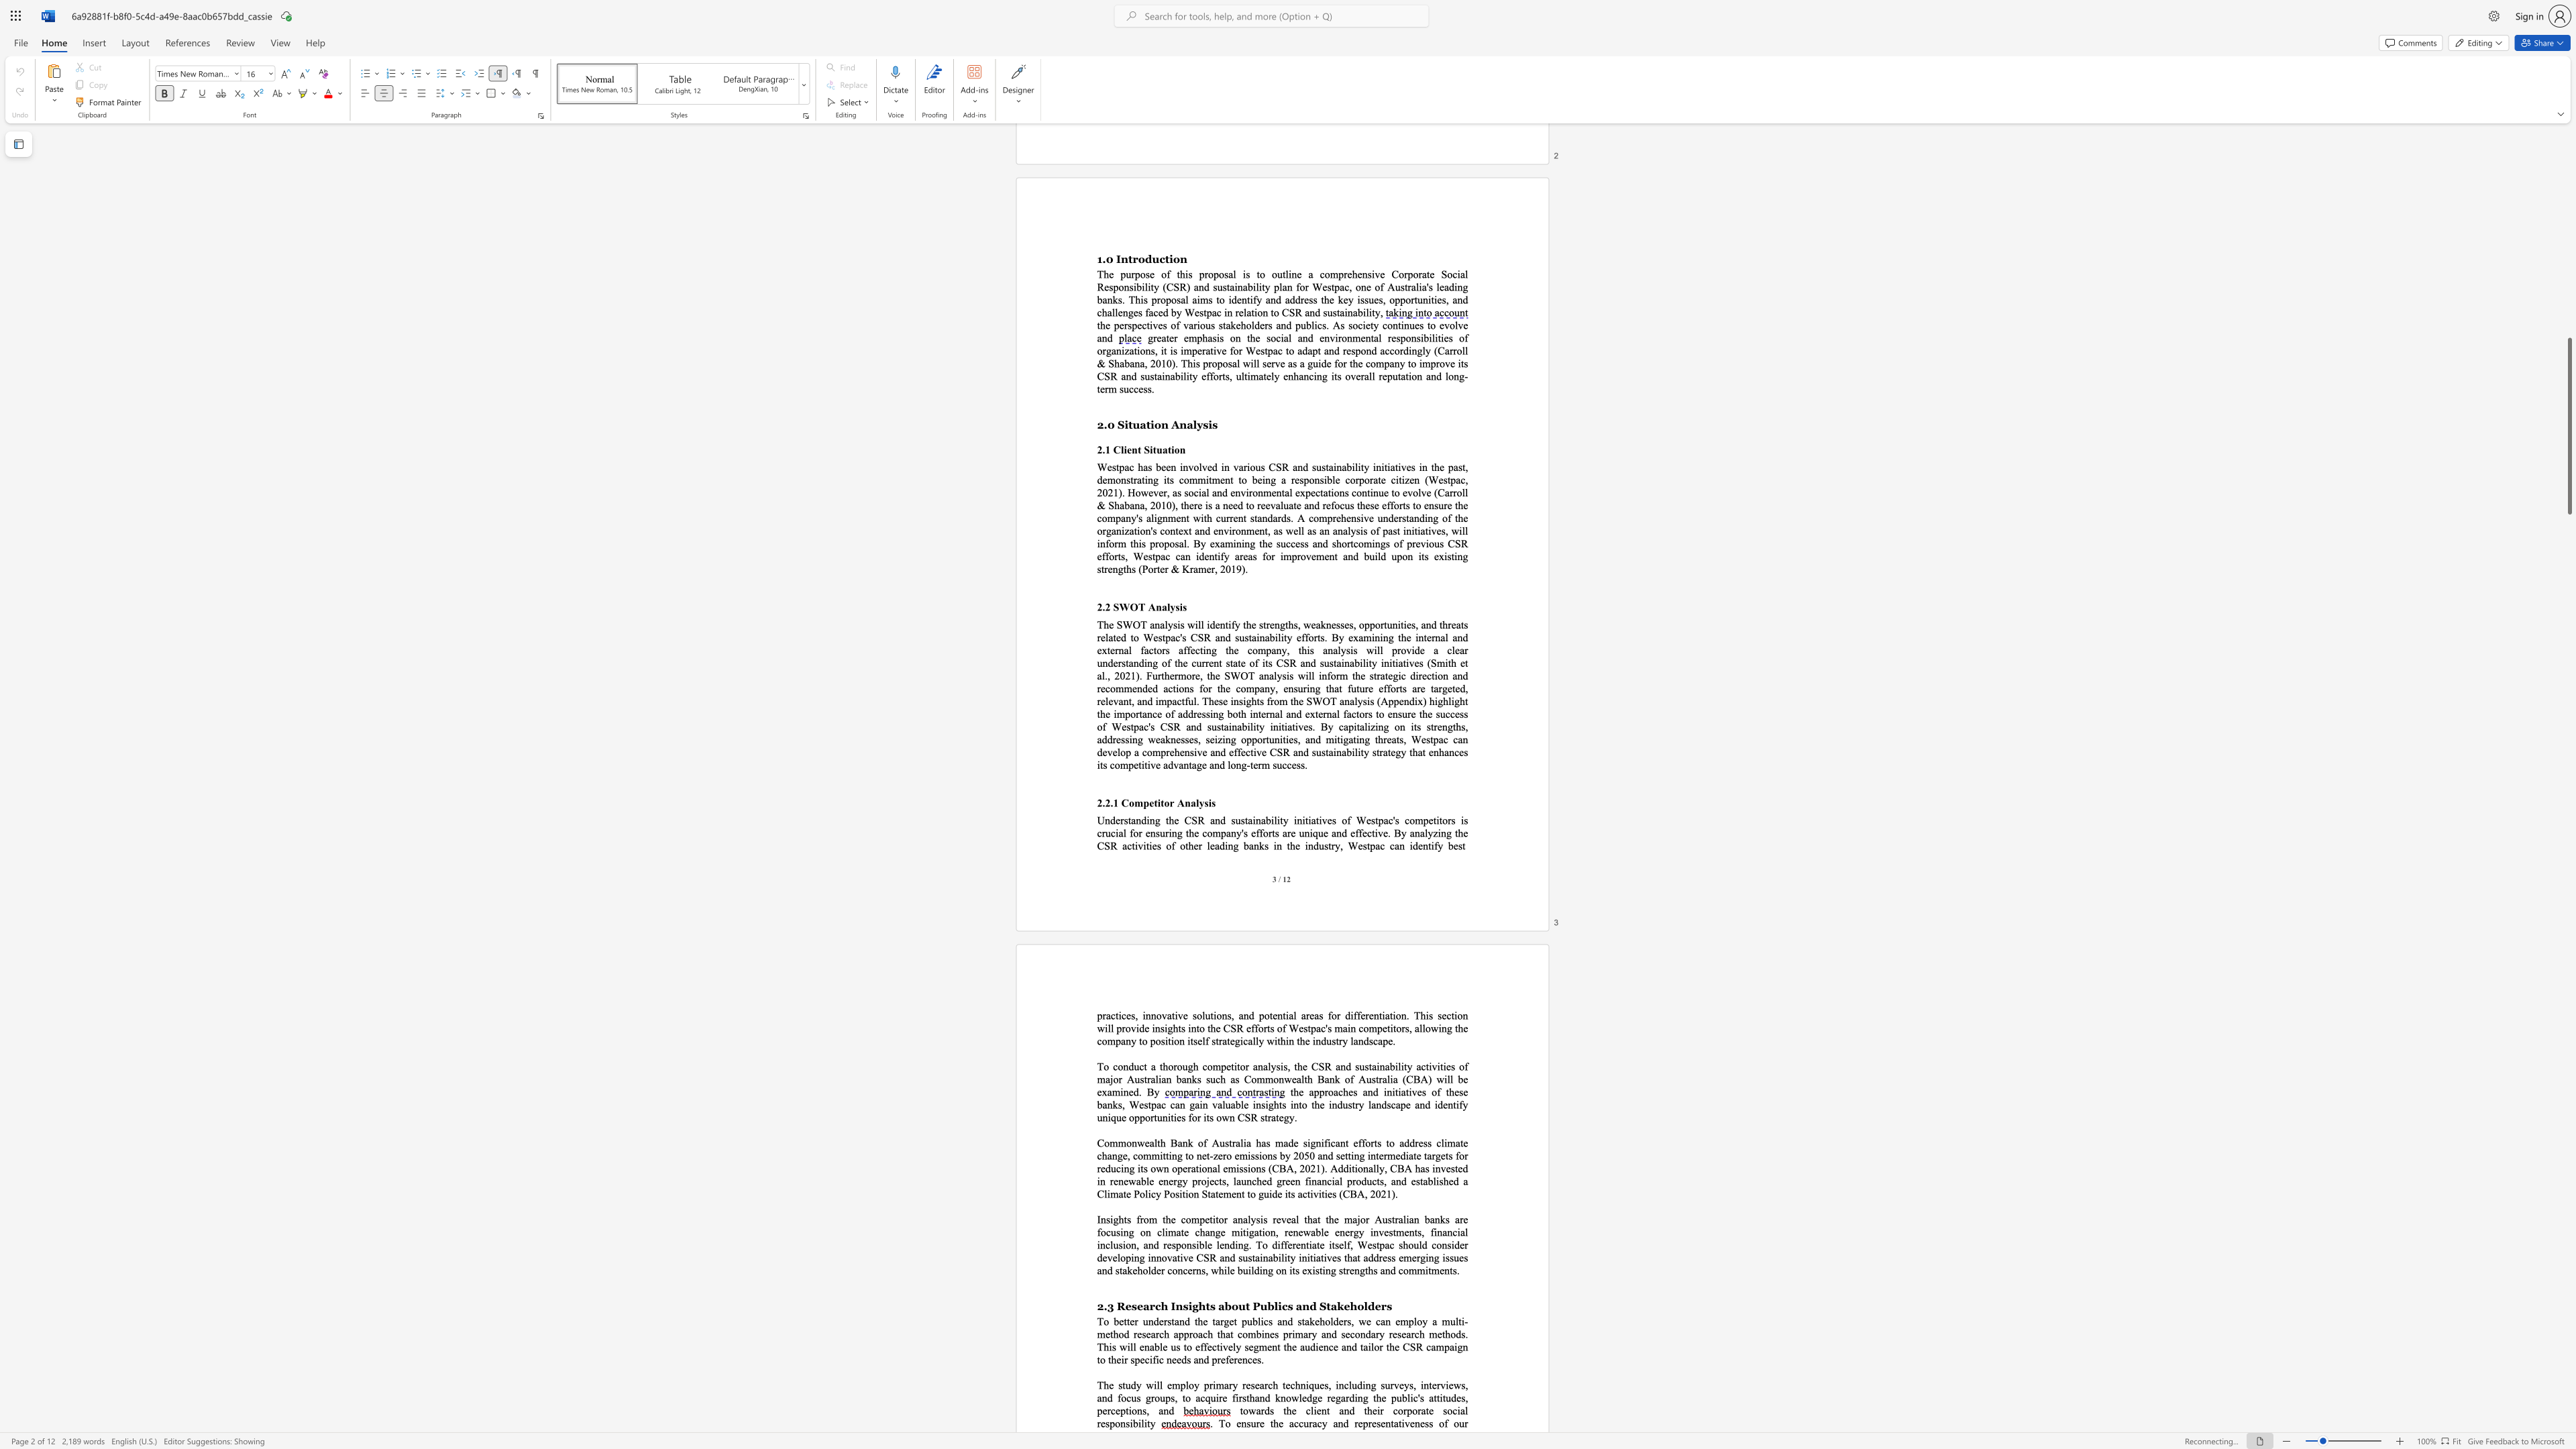 This screenshot has width=2576, height=1449. What do you see at coordinates (1413, 1181) in the screenshot?
I see `the 1th character "e" in the text` at bounding box center [1413, 1181].